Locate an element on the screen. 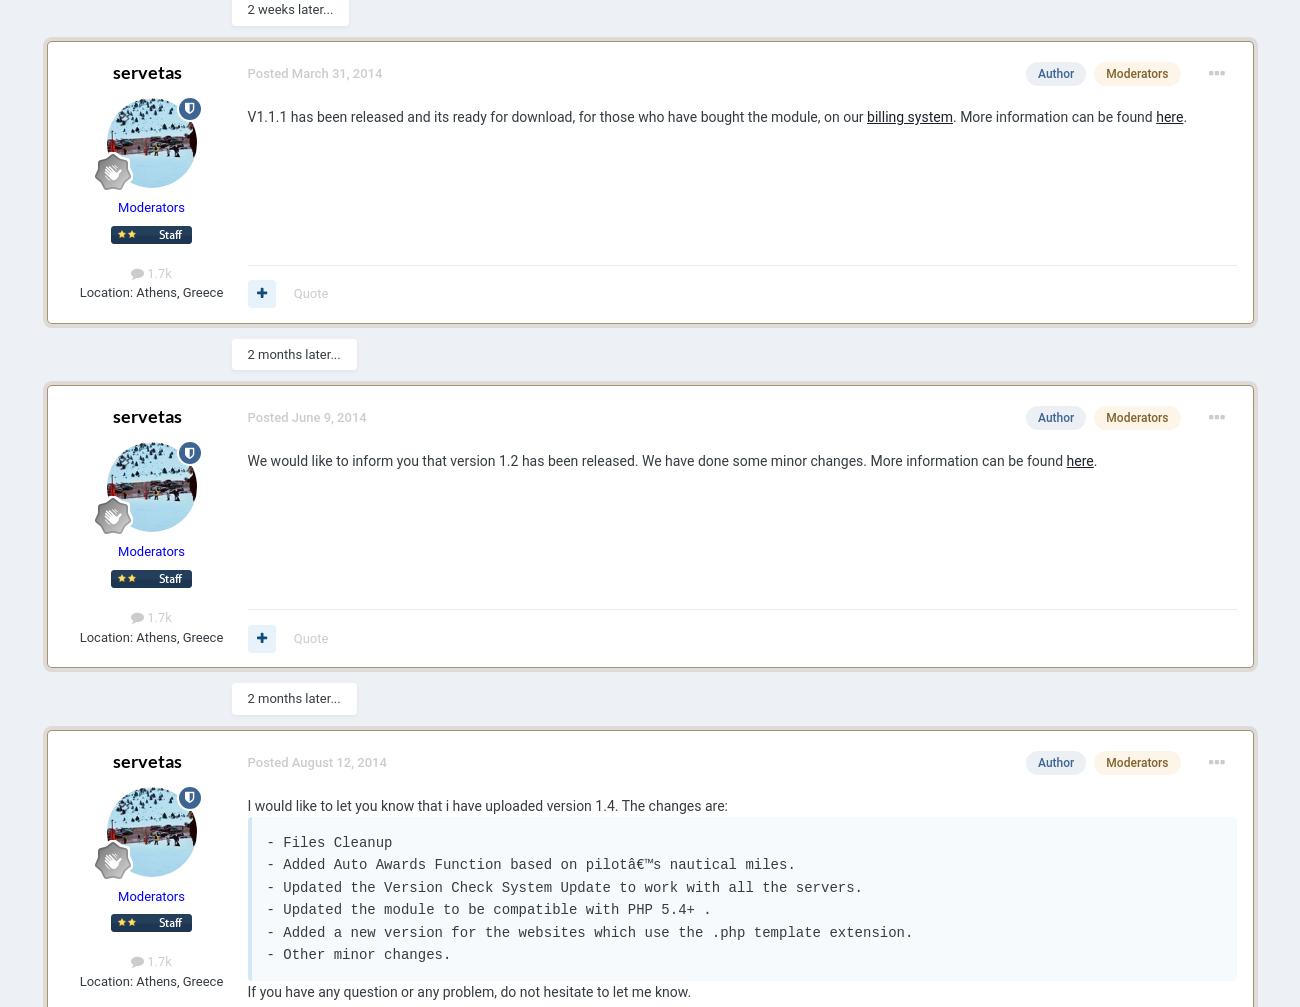 This screenshot has width=1300, height=1007. '- Files Cleanup
- Added Auto Awards Function based on pilotâ€™s nautical miles.
- Updated the Version Check System Update to work with all the servers.
- Updated the module to be compatible with PHP 5.4+ .
- Added a new version for the websites which use the .php template extension.
- Other minor changes.' is located at coordinates (588, 898).